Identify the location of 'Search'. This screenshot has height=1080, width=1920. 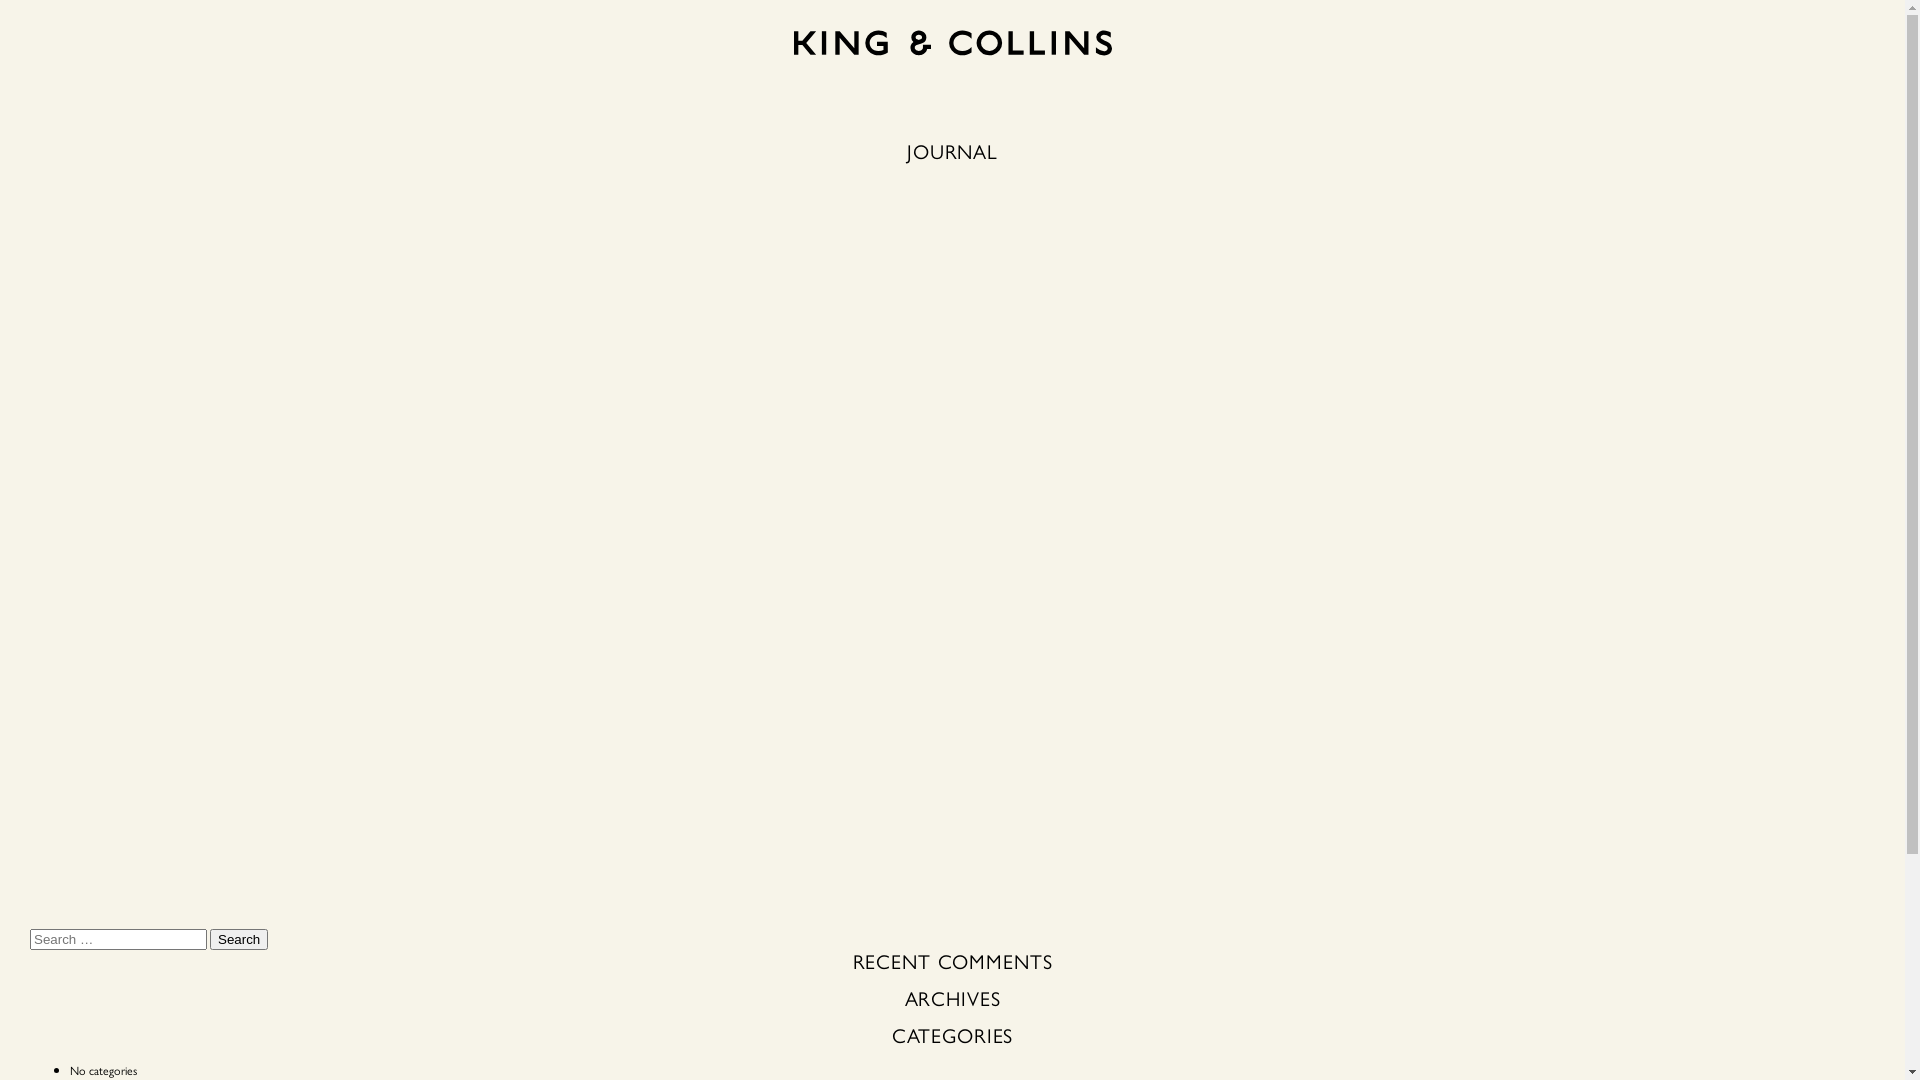
(210, 939).